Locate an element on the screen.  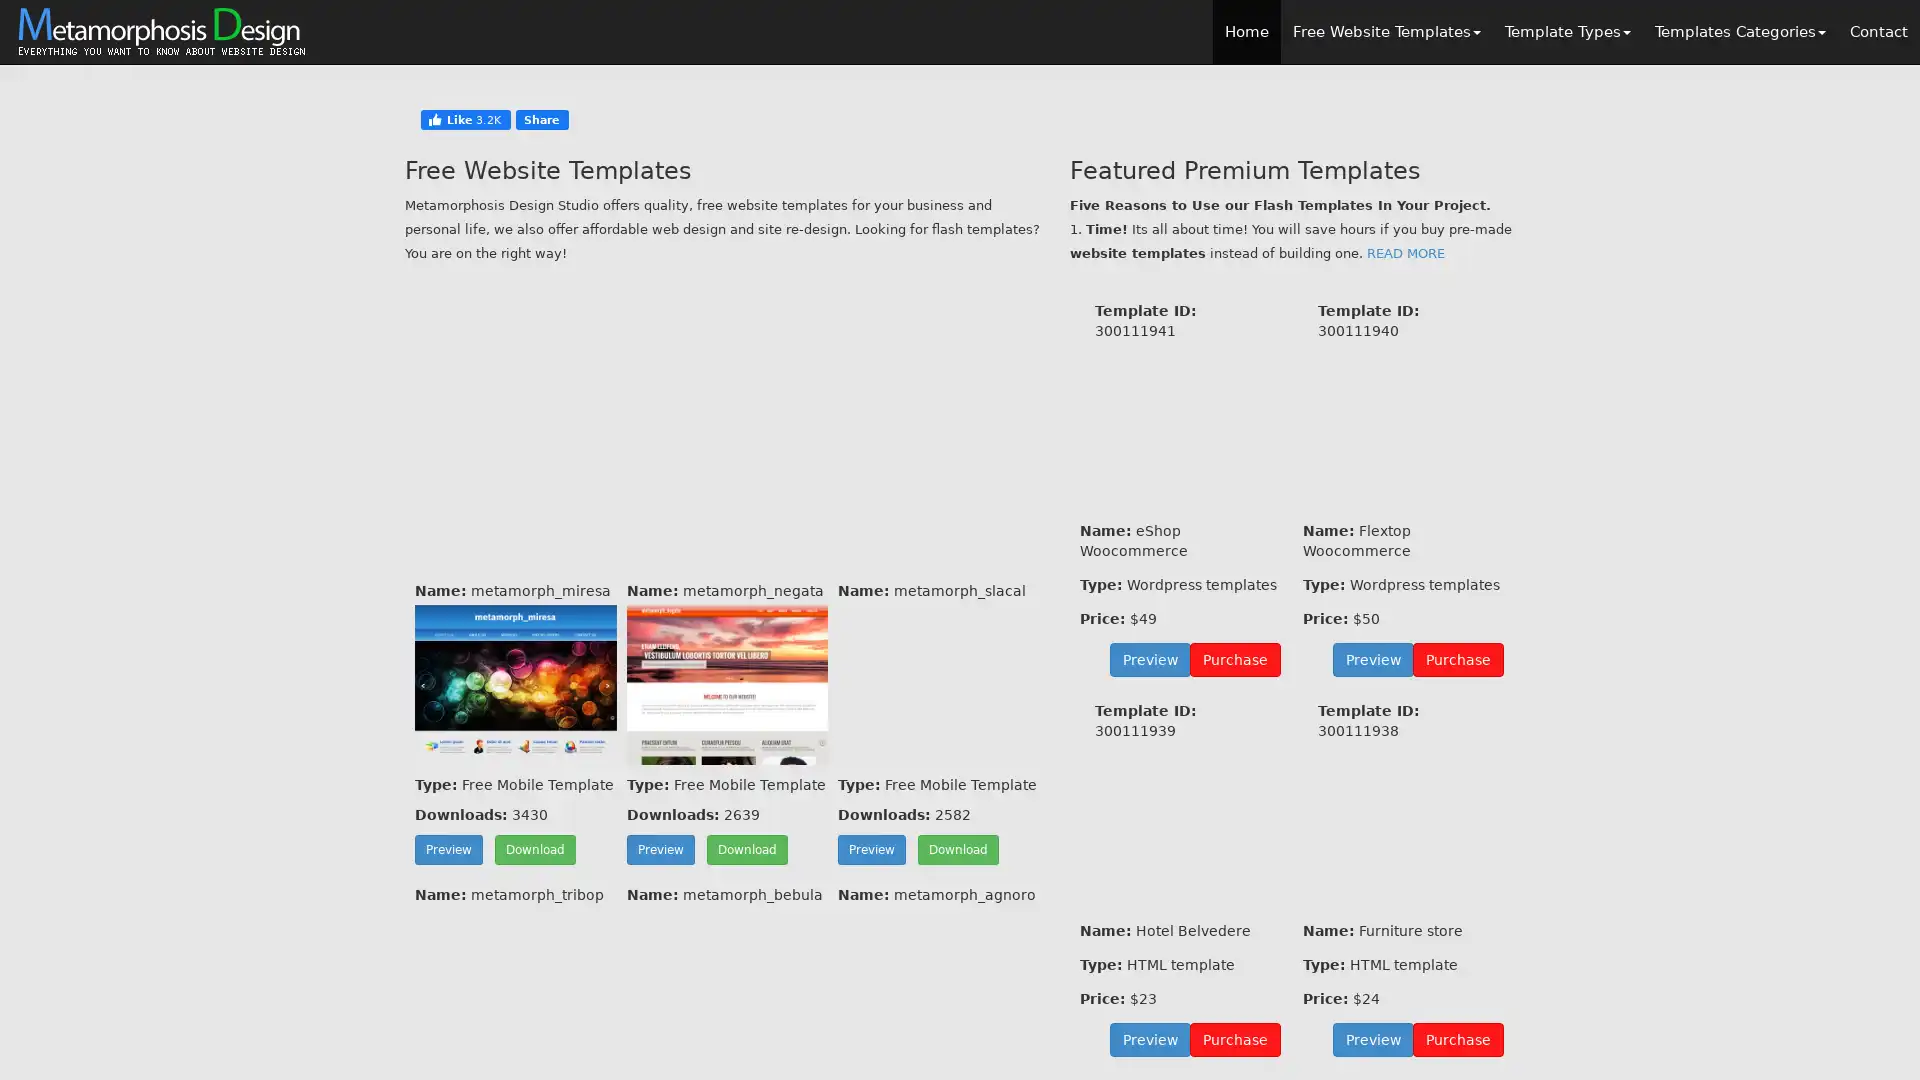
Preview is located at coordinates (660, 849).